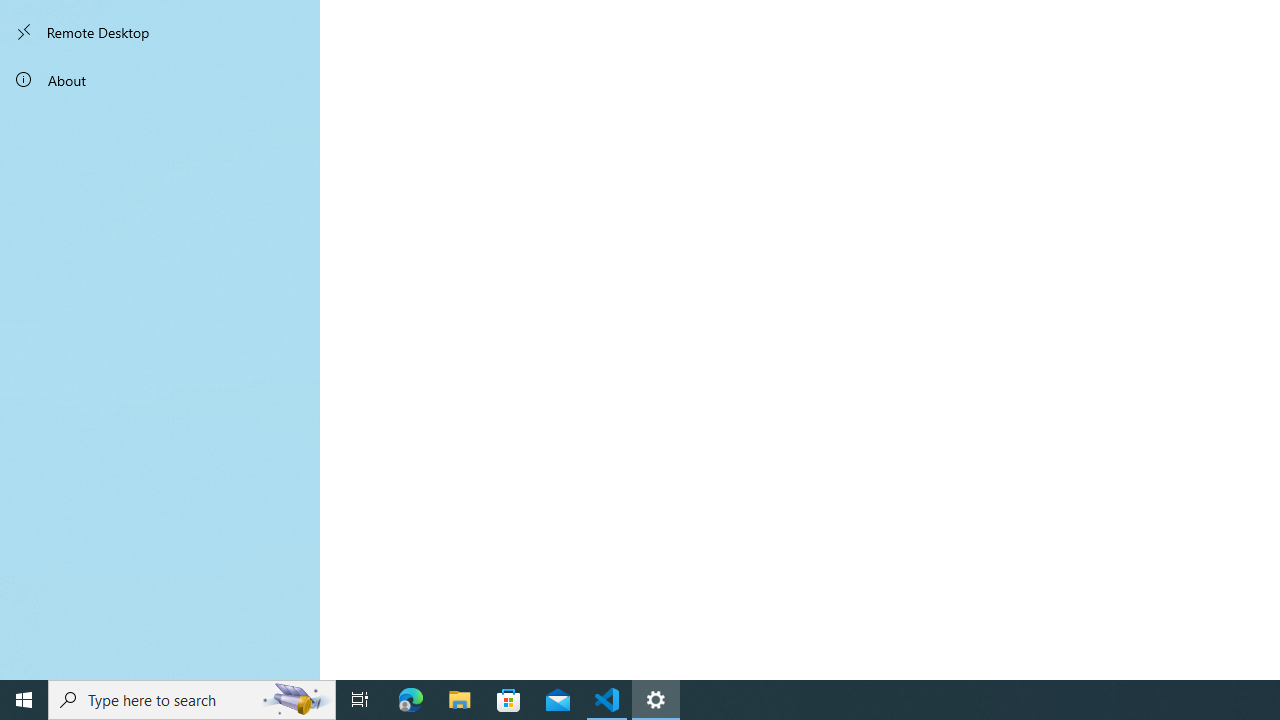  I want to click on 'Start', so click(24, 698).